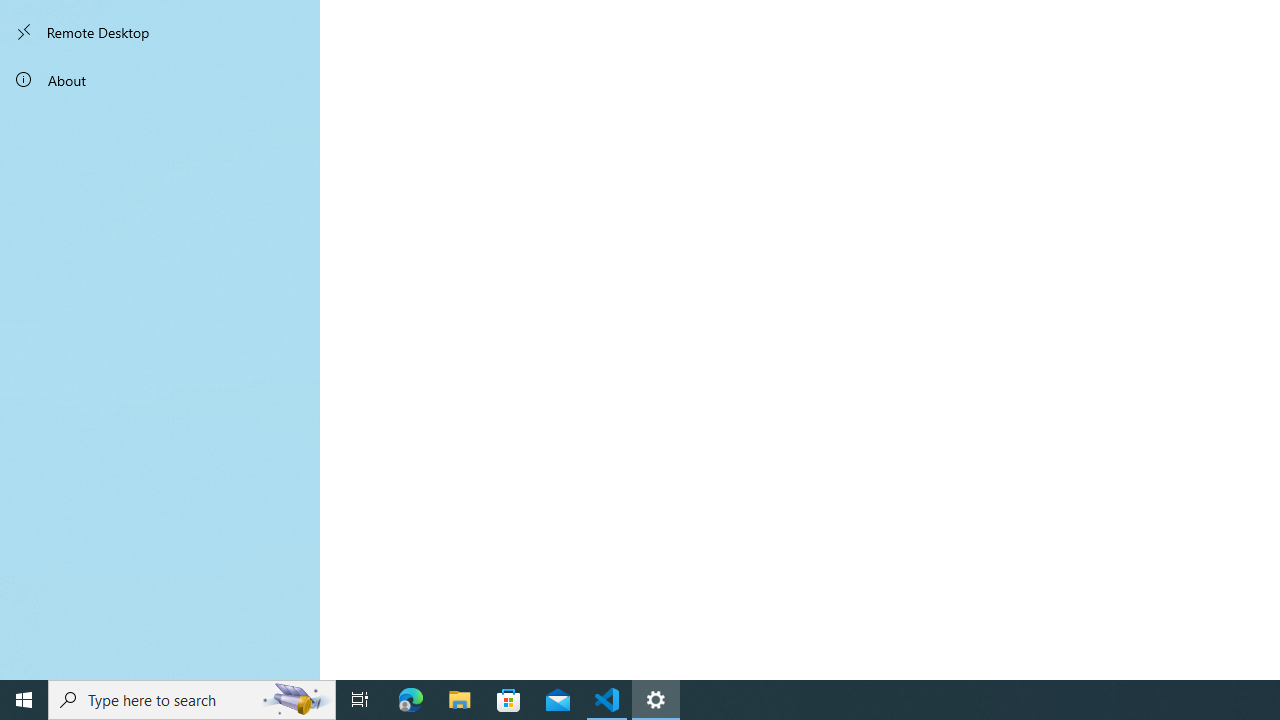  I want to click on 'Start', so click(24, 698).